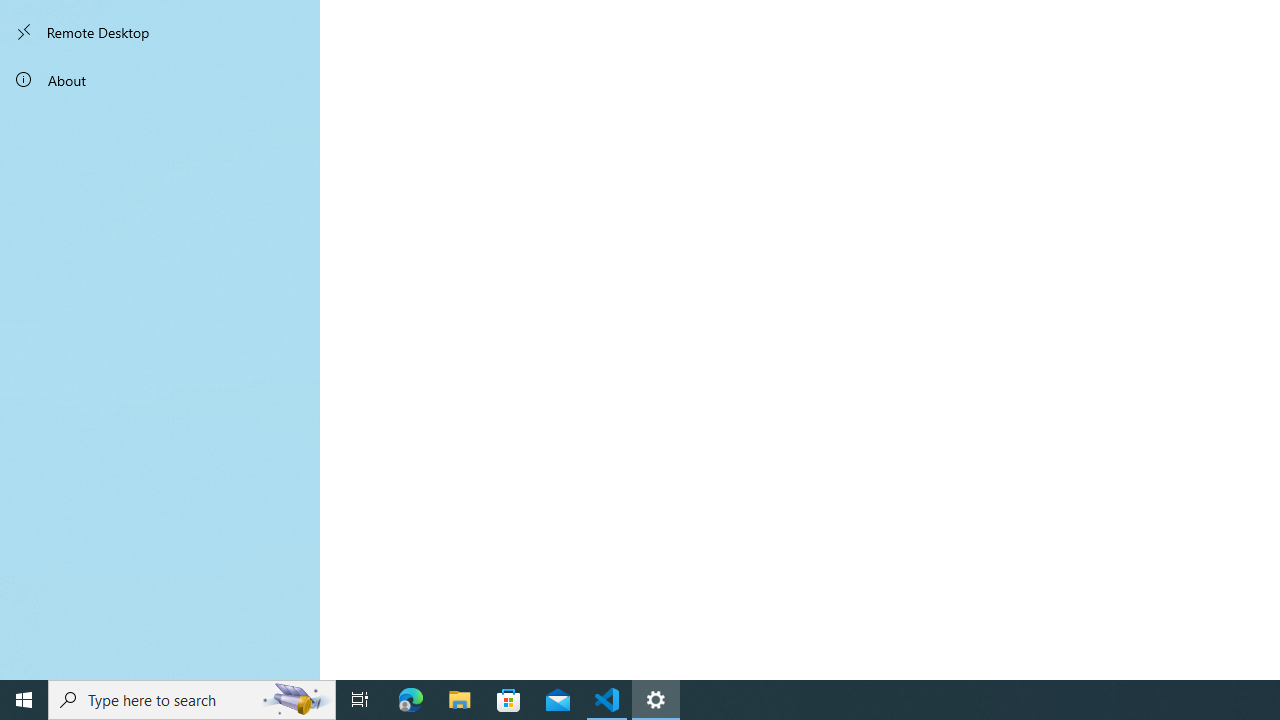  I want to click on 'Start', so click(24, 698).